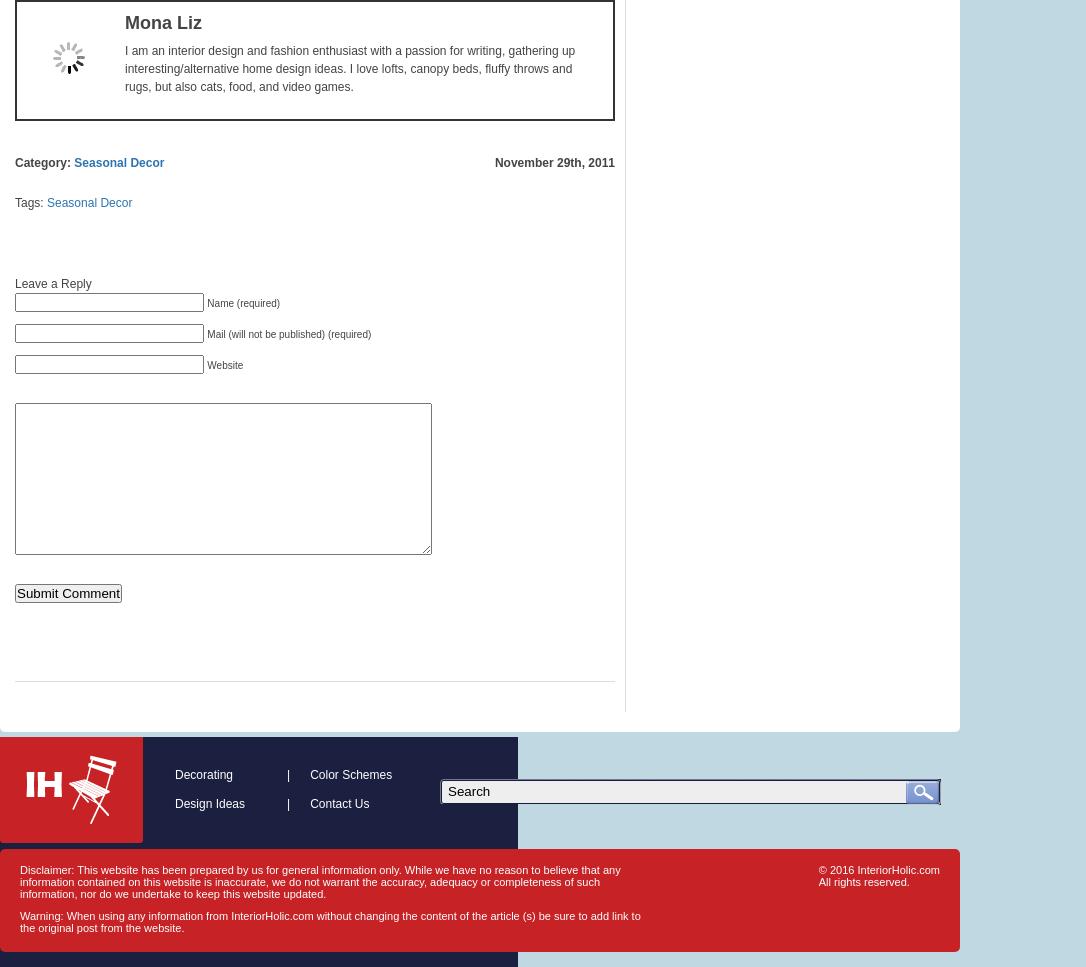 The width and height of the screenshot is (1086, 967). I want to click on 'Category:', so click(43, 163).